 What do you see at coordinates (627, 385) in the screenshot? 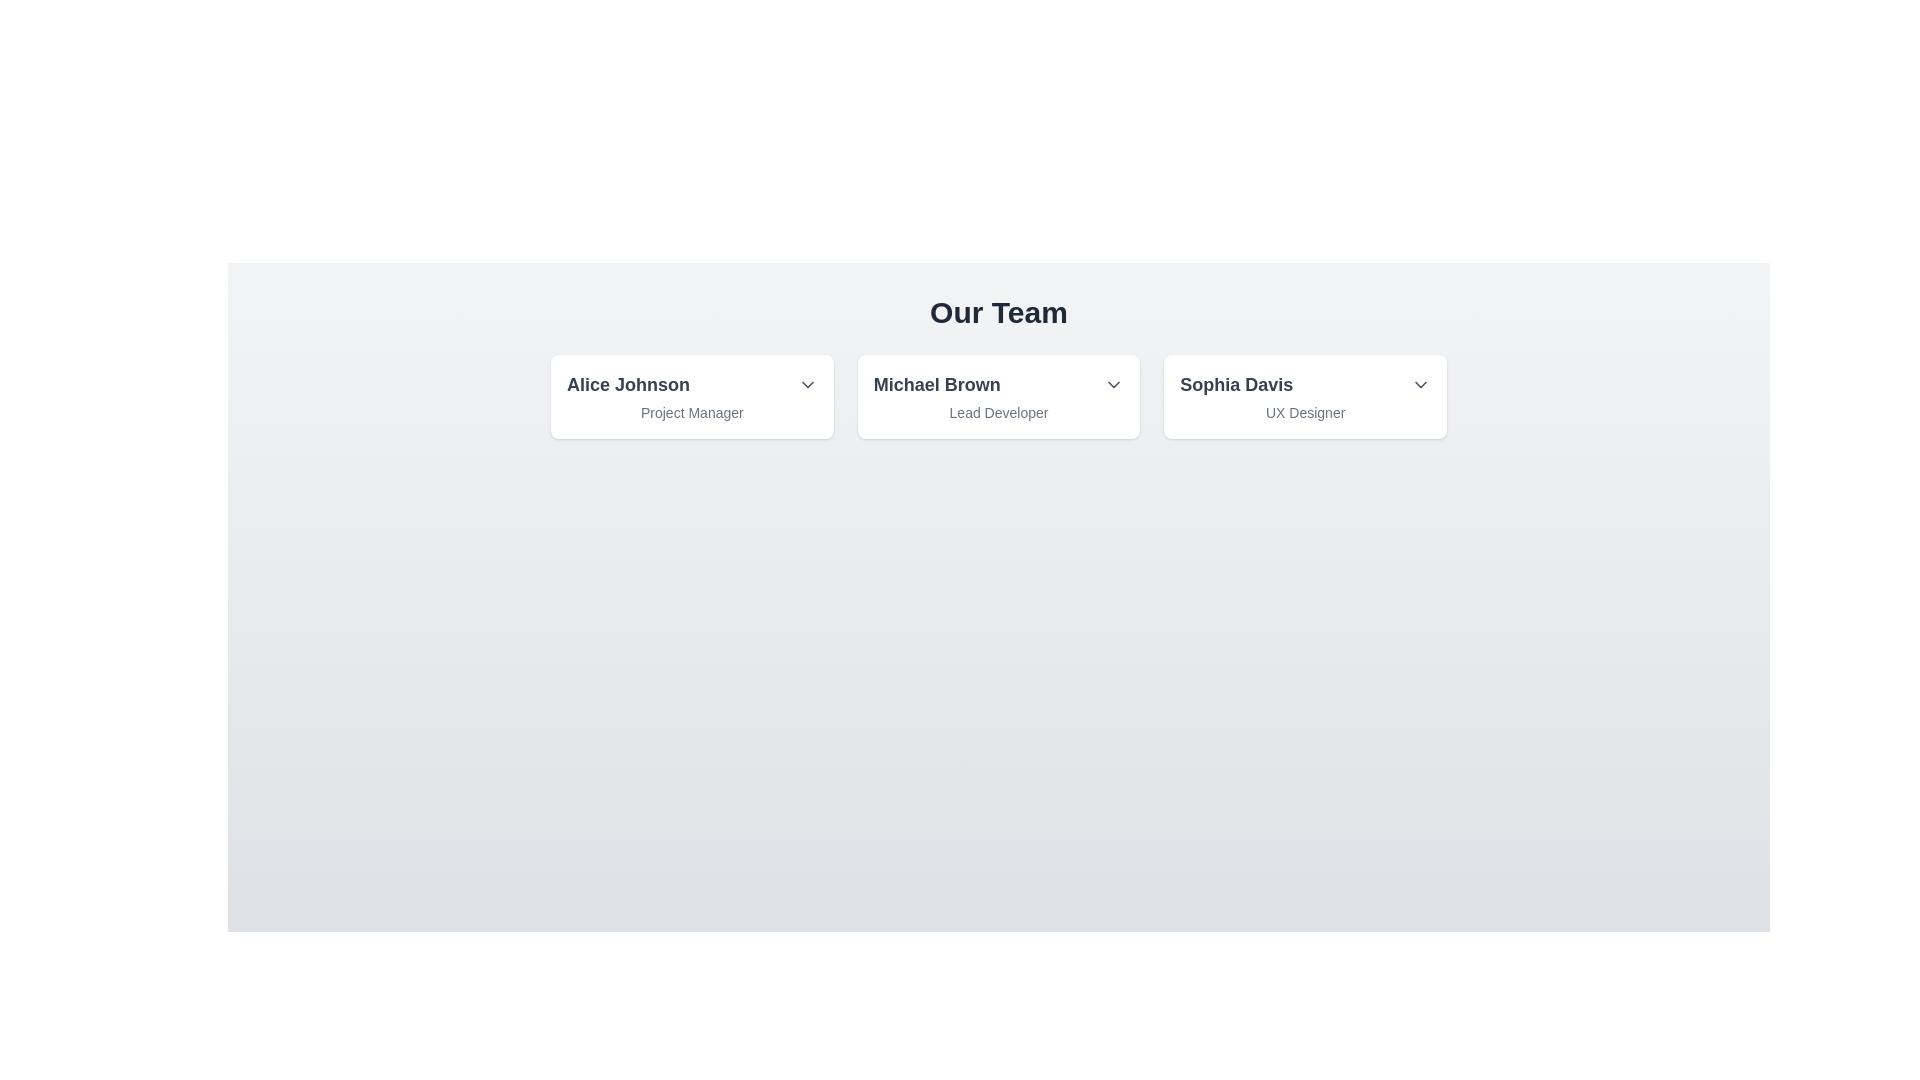
I see `the text label displaying 'Alice Johnson', which is styled in bold, dark gray font and serves as a prominent header for a section or card` at bounding box center [627, 385].